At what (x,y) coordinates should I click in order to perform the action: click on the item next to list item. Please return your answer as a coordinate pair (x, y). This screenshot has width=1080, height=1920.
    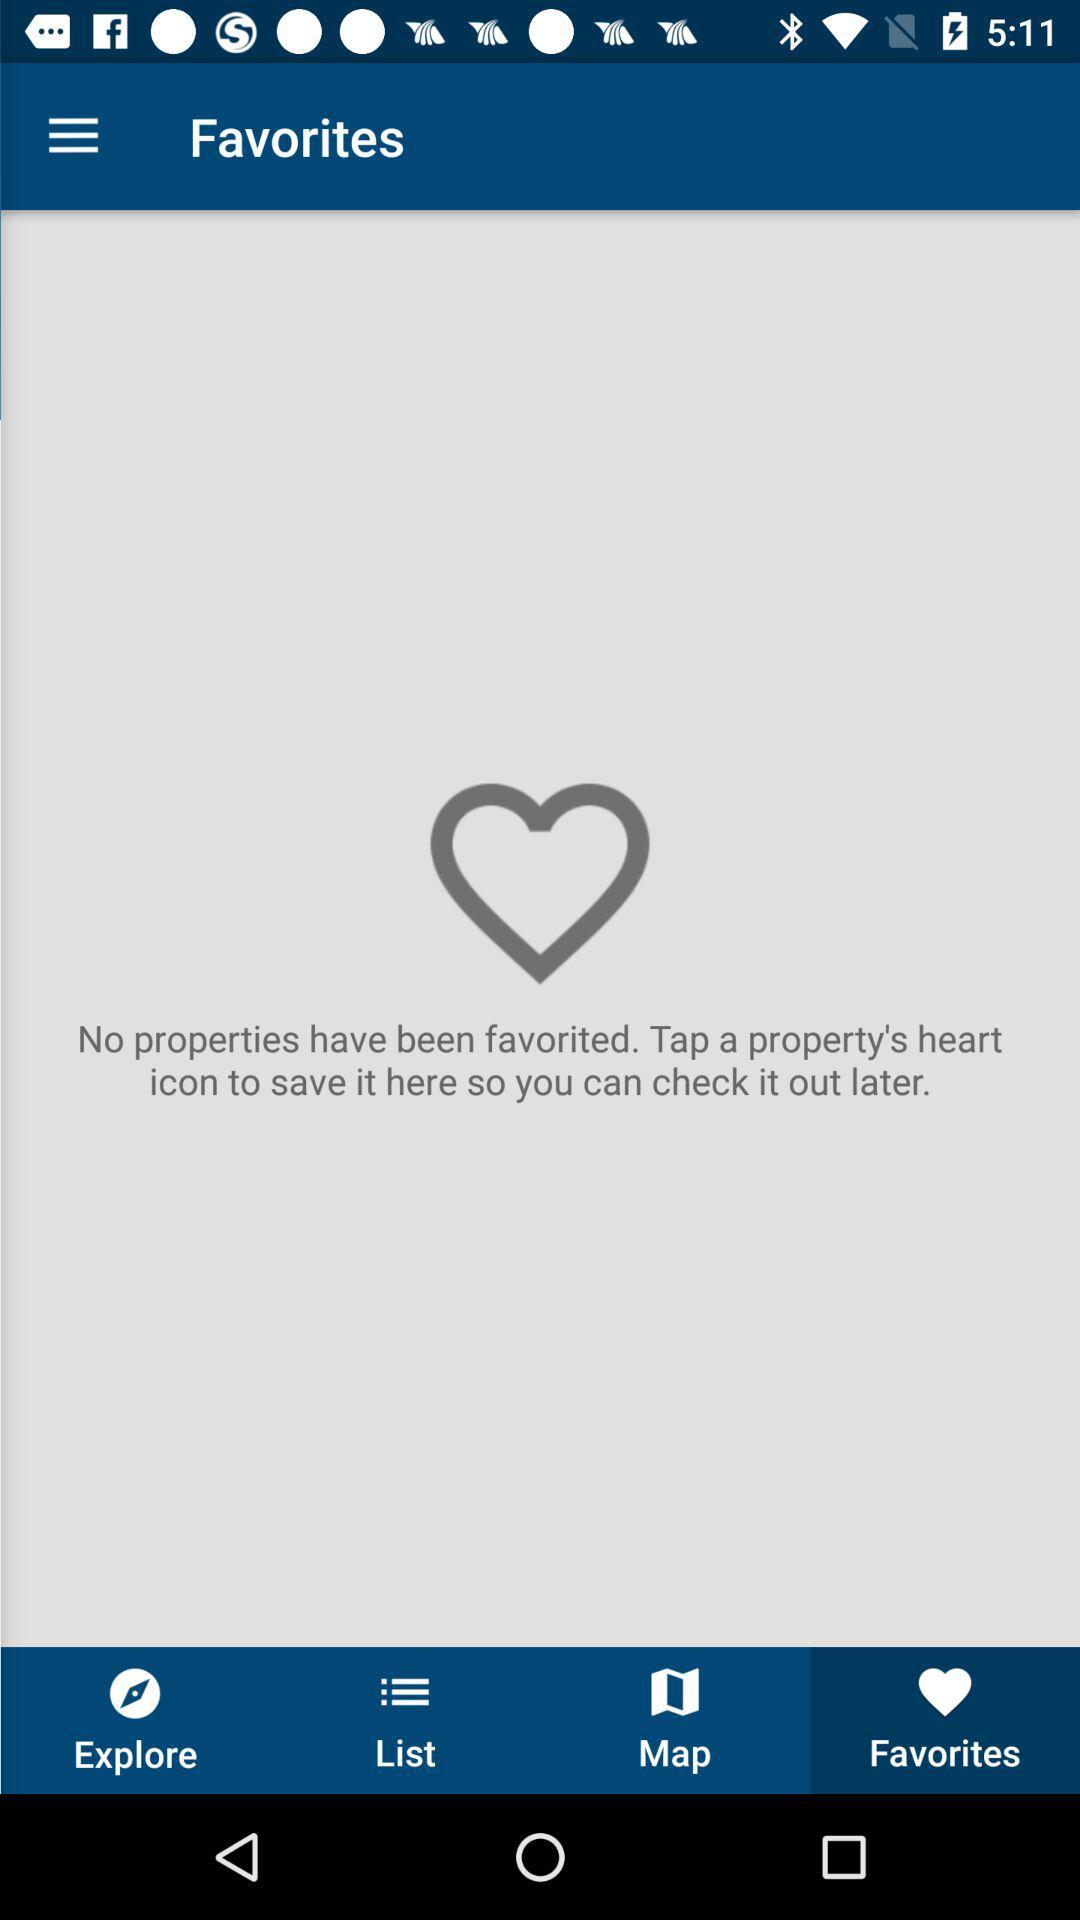
    Looking at the image, I should click on (675, 1719).